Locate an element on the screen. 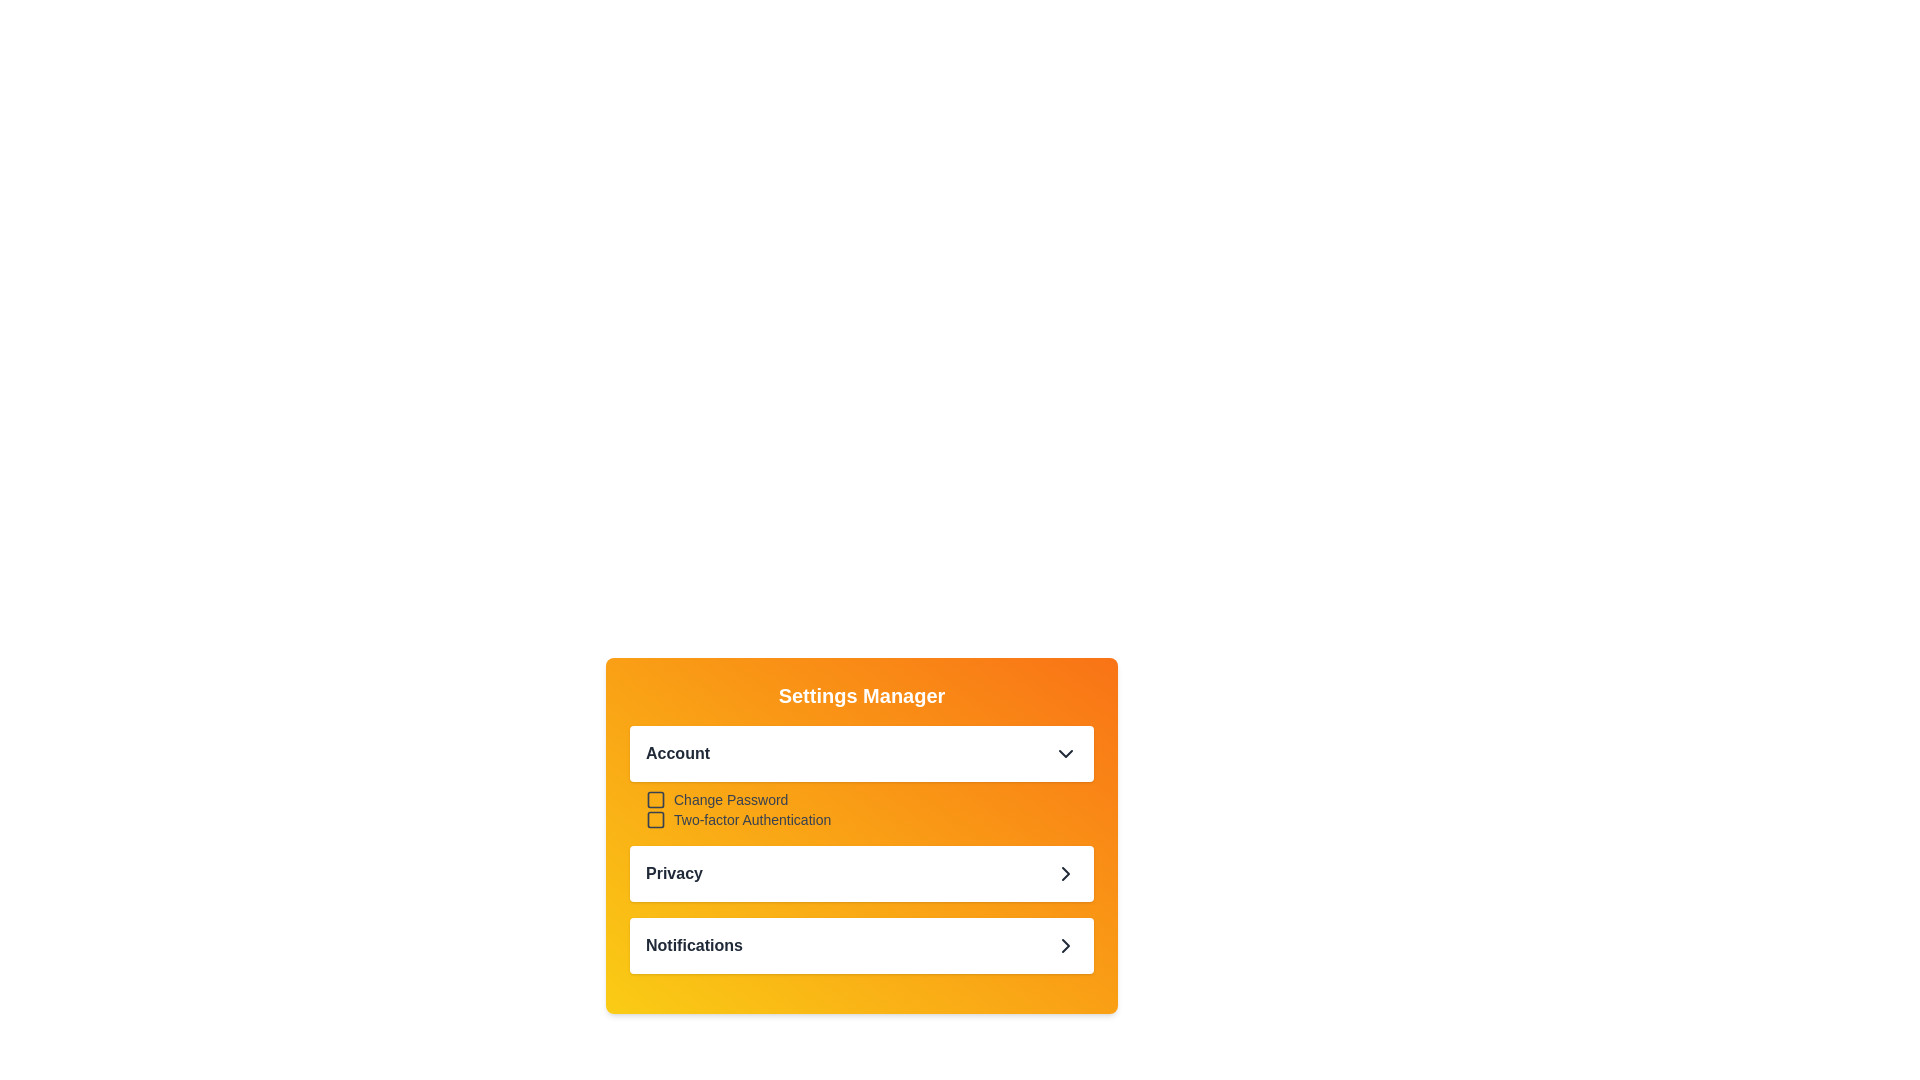 This screenshot has height=1080, width=1920. the 'Account' button located at the top of the settings options list under 'Settings Manager' is located at coordinates (862, 753).